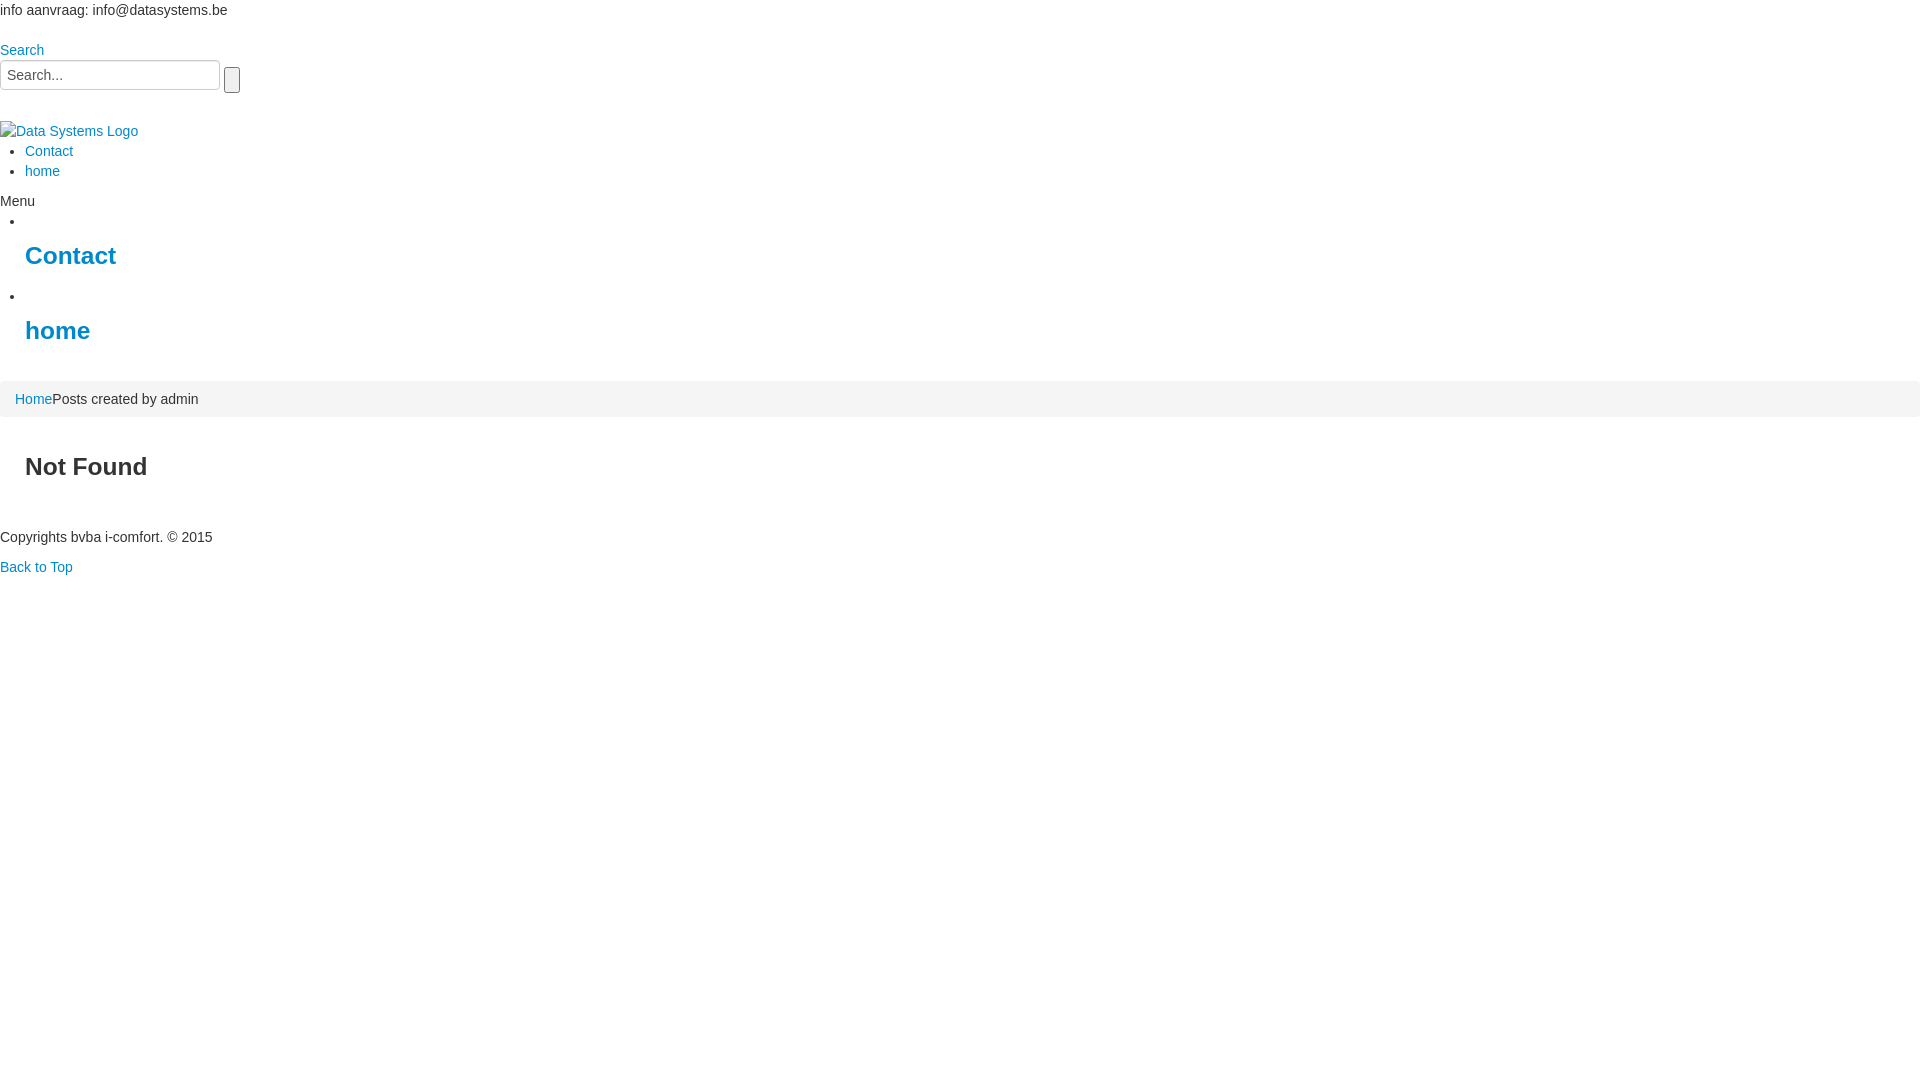 Image resolution: width=1920 pixels, height=1080 pixels. Describe the element at coordinates (33, 398) in the screenshot. I see `'Home'` at that location.